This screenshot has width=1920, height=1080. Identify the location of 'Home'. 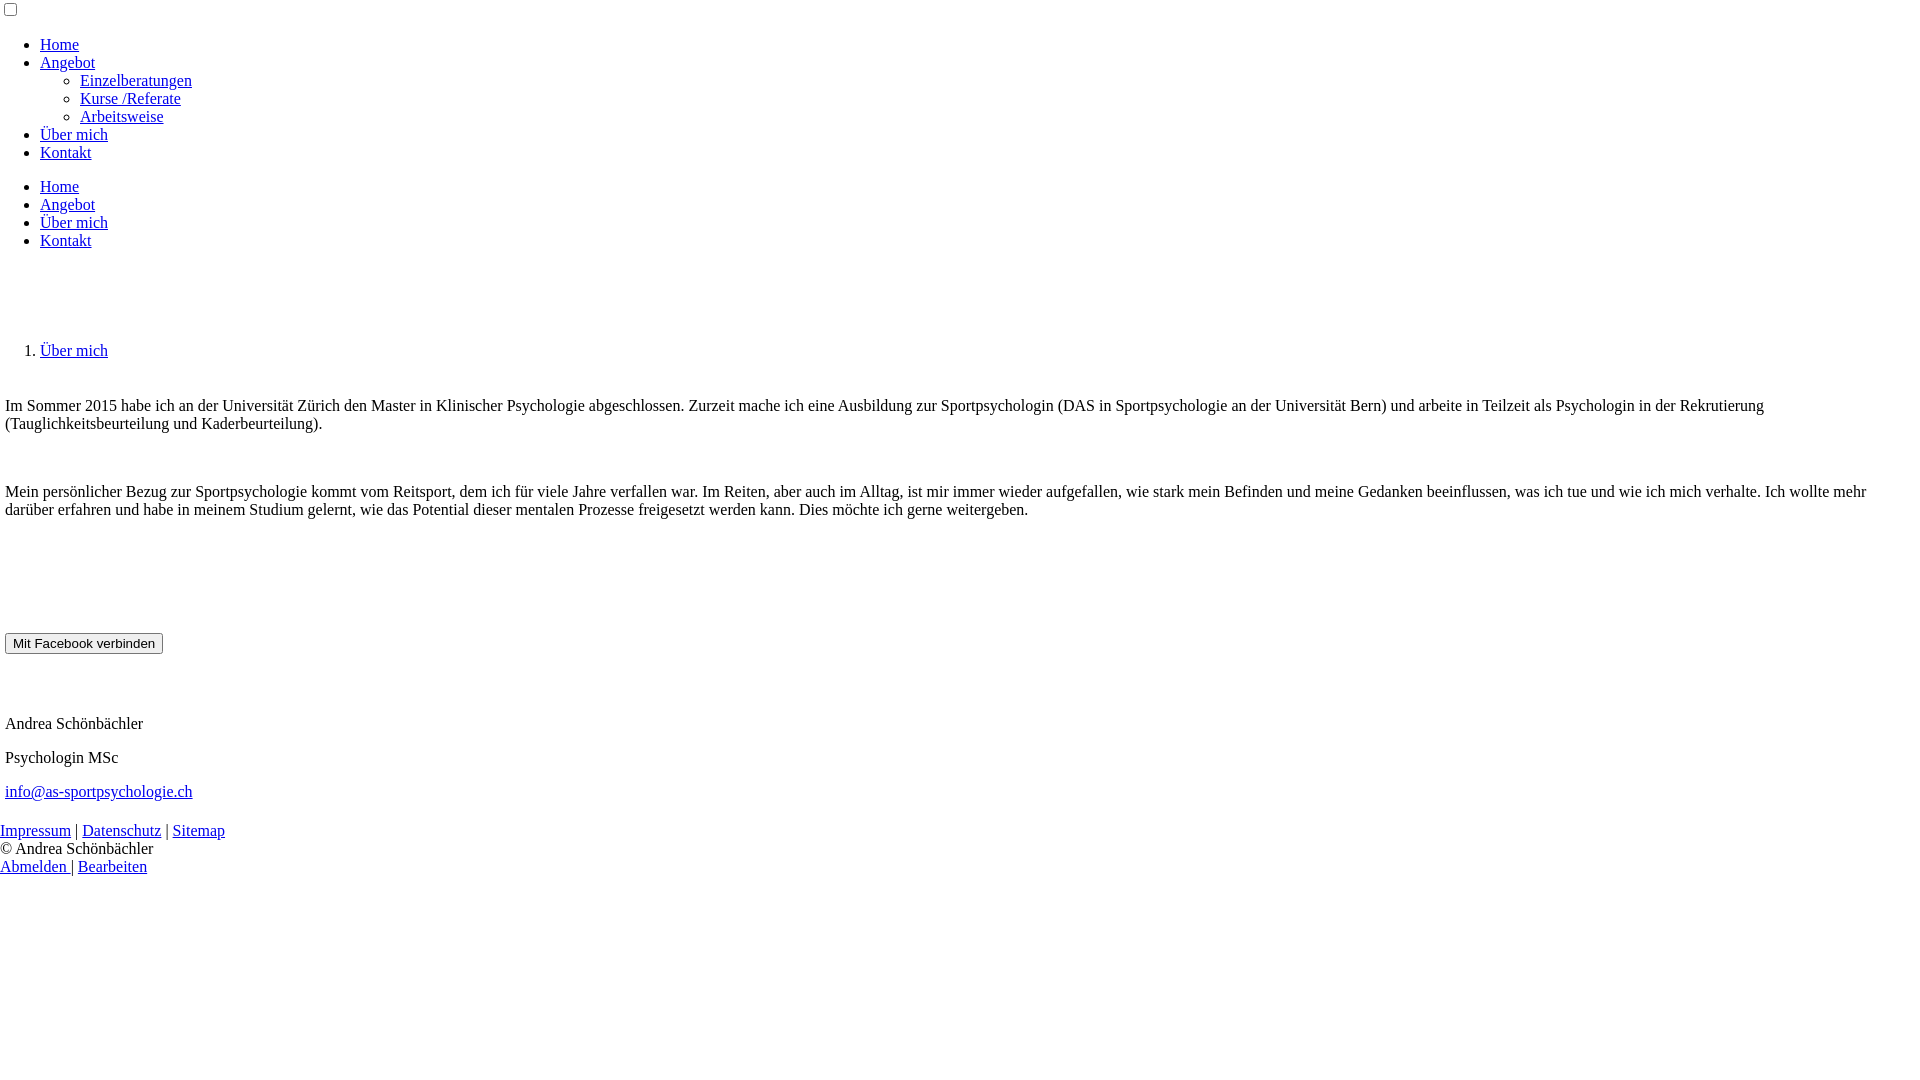
(59, 44).